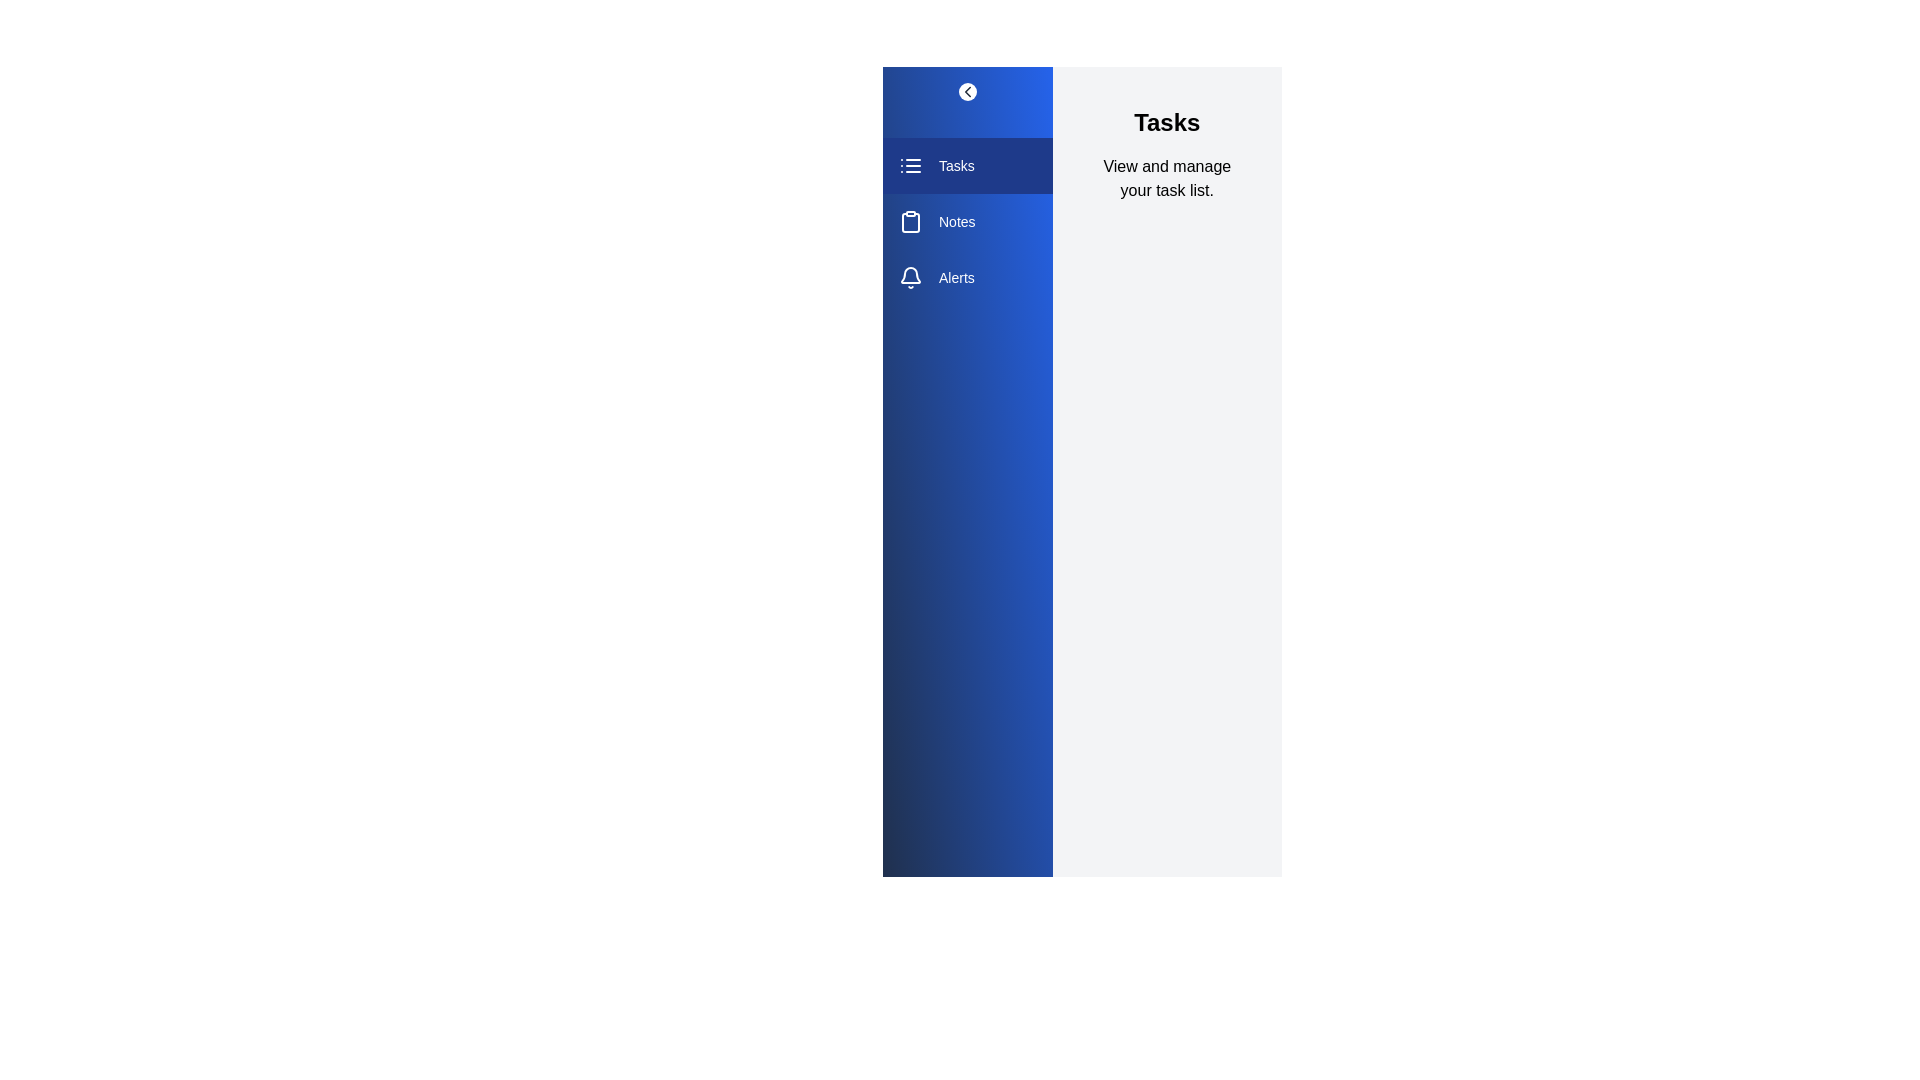 The image size is (1920, 1080). I want to click on the section Alerts from the sidebar, so click(967, 277).